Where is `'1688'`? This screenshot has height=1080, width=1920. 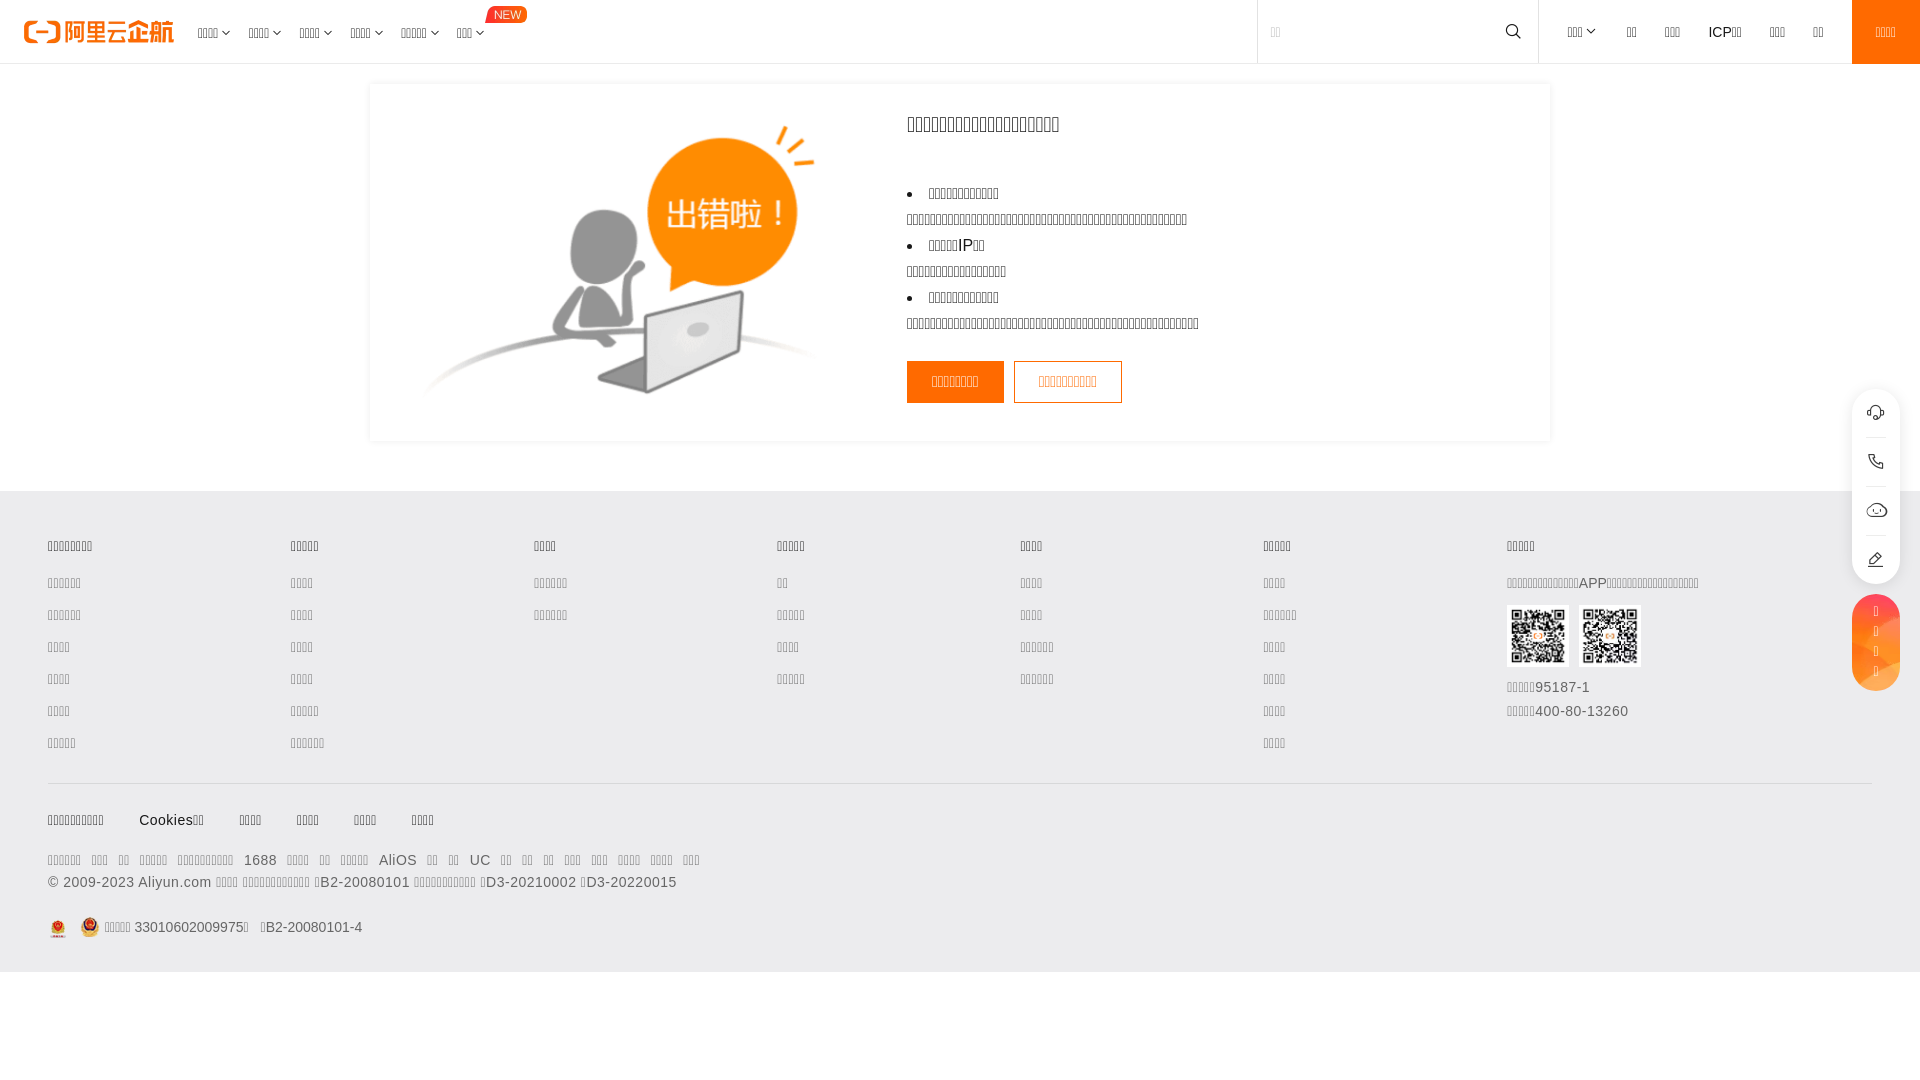
'1688' is located at coordinates (259, 859).